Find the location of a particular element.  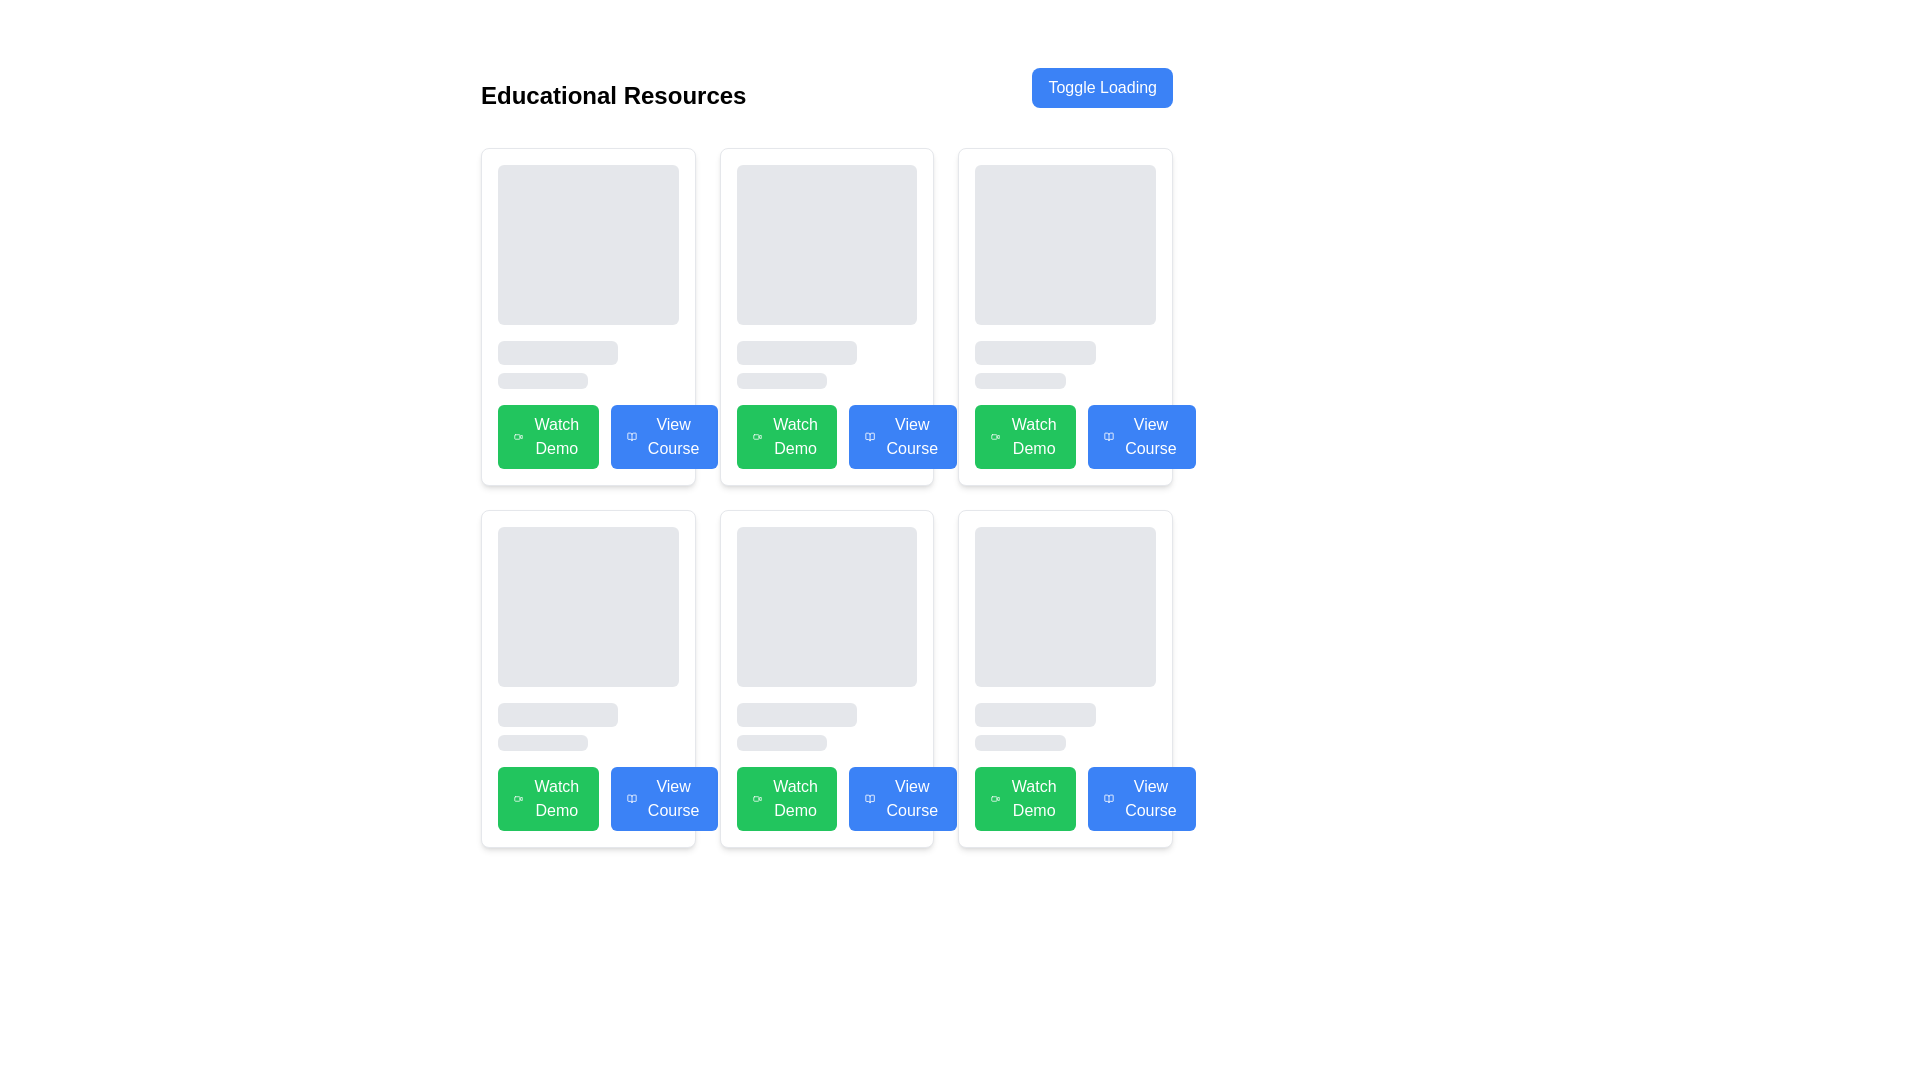

the first decorative block with rounded corners, light gray color, located in the second column of the bottom row of blocks is located at coordinates (587, 605).